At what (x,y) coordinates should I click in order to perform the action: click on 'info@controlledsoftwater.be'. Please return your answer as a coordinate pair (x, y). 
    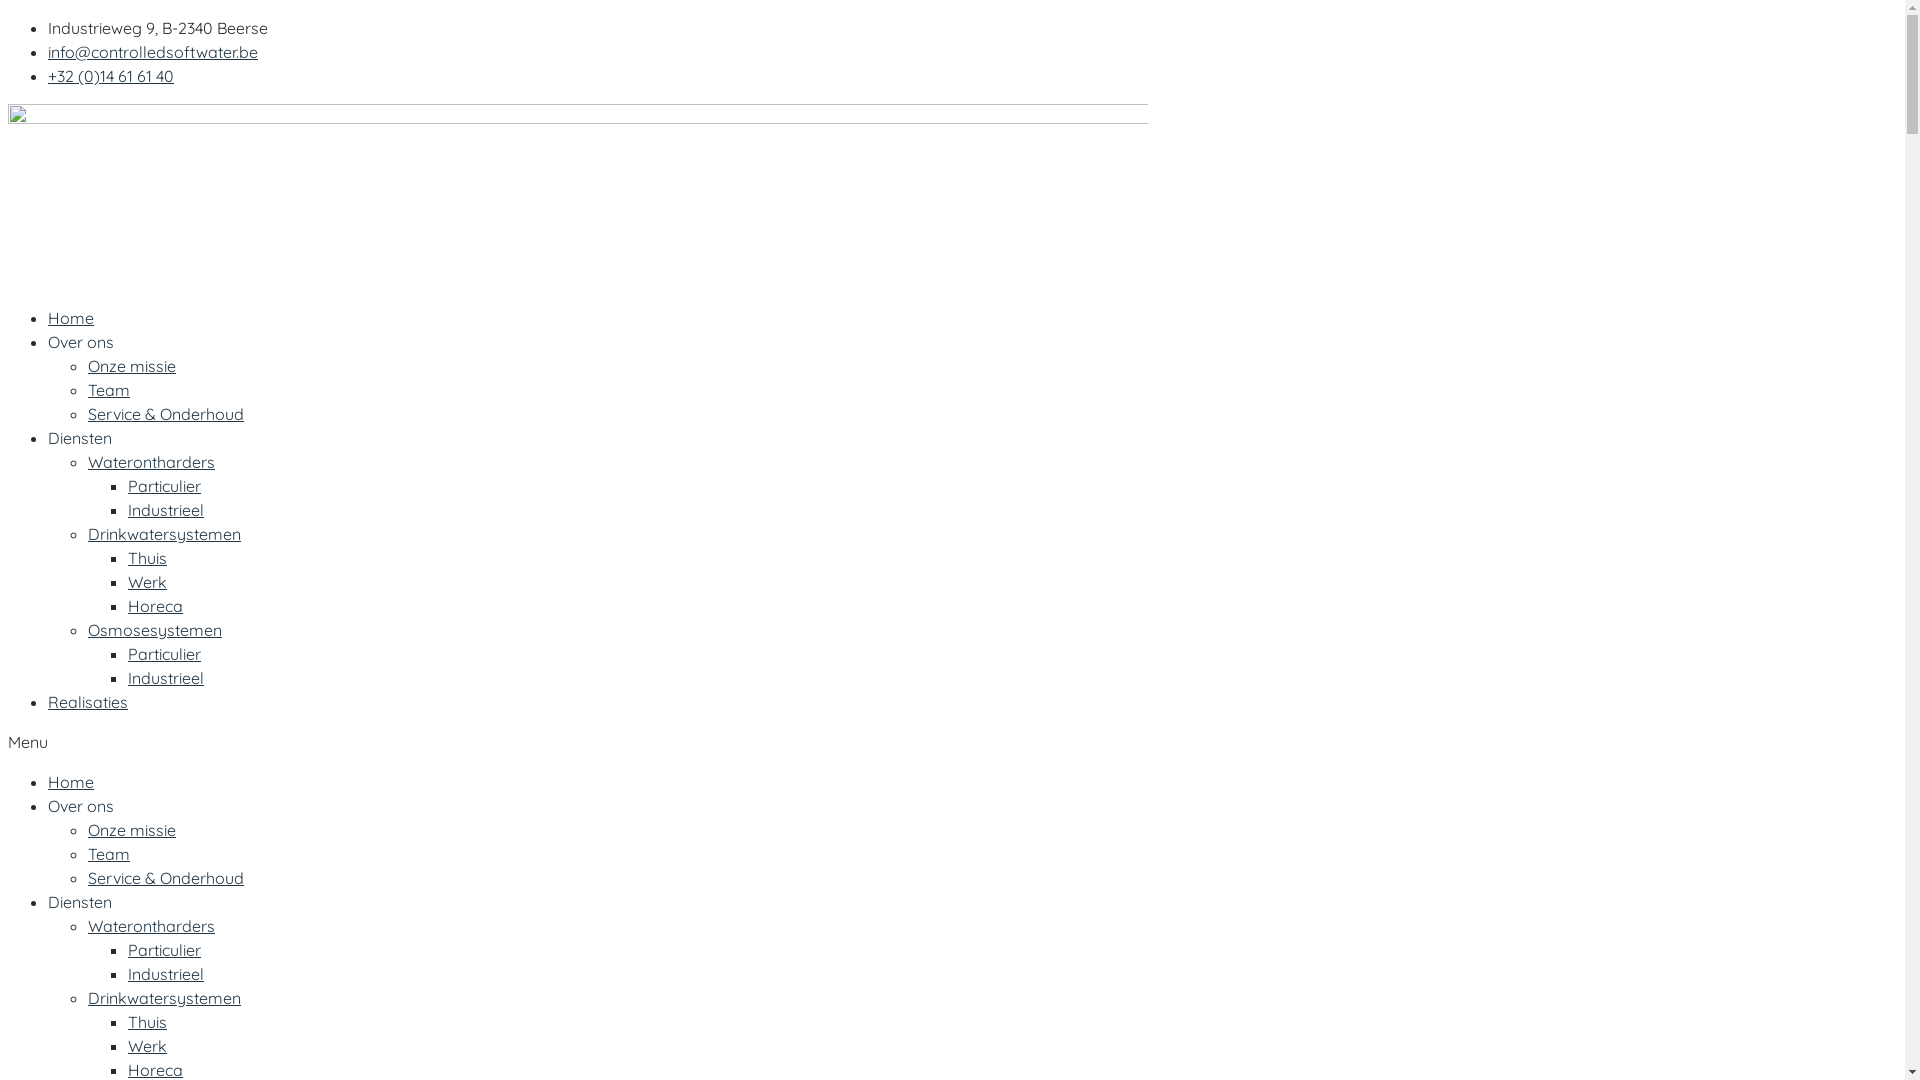
    Looking at the image, I should click on (152, 50).